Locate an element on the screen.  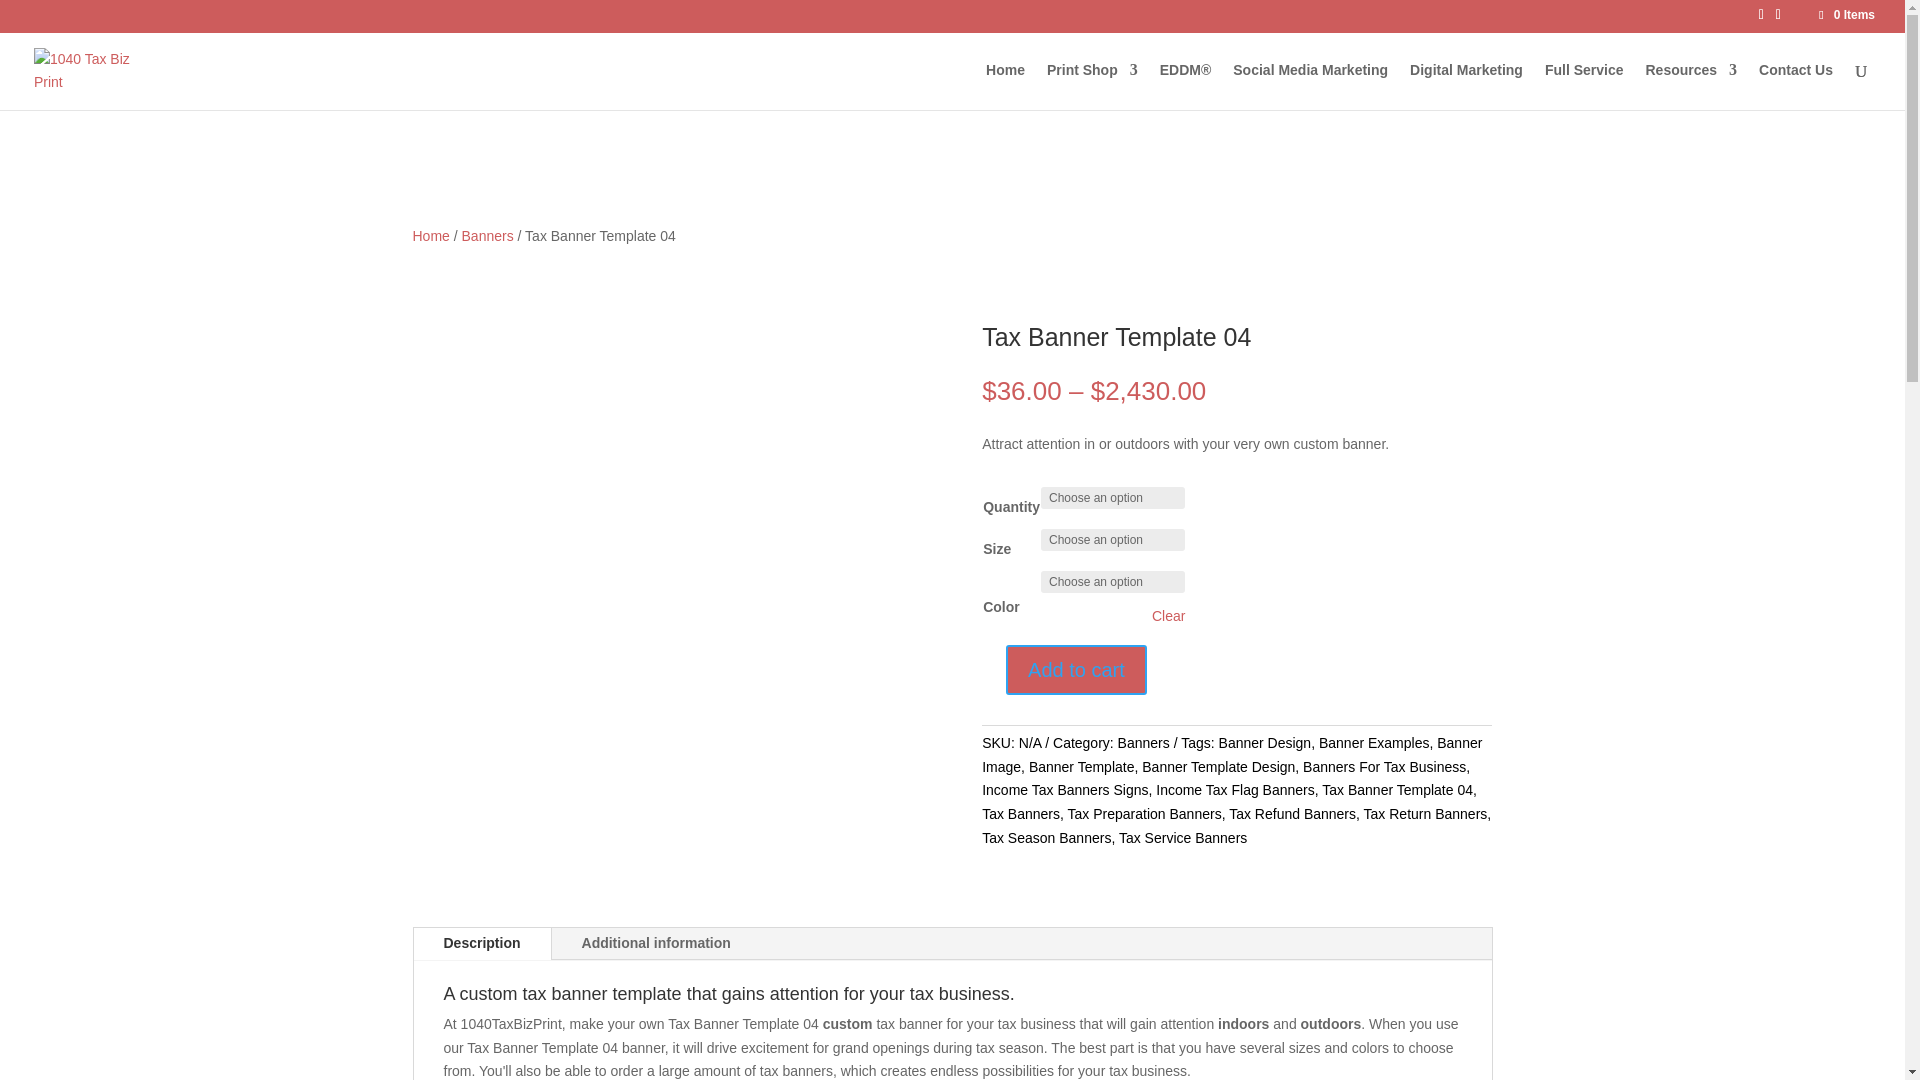
'Contact Us' is located at coordinates (1757, 85).